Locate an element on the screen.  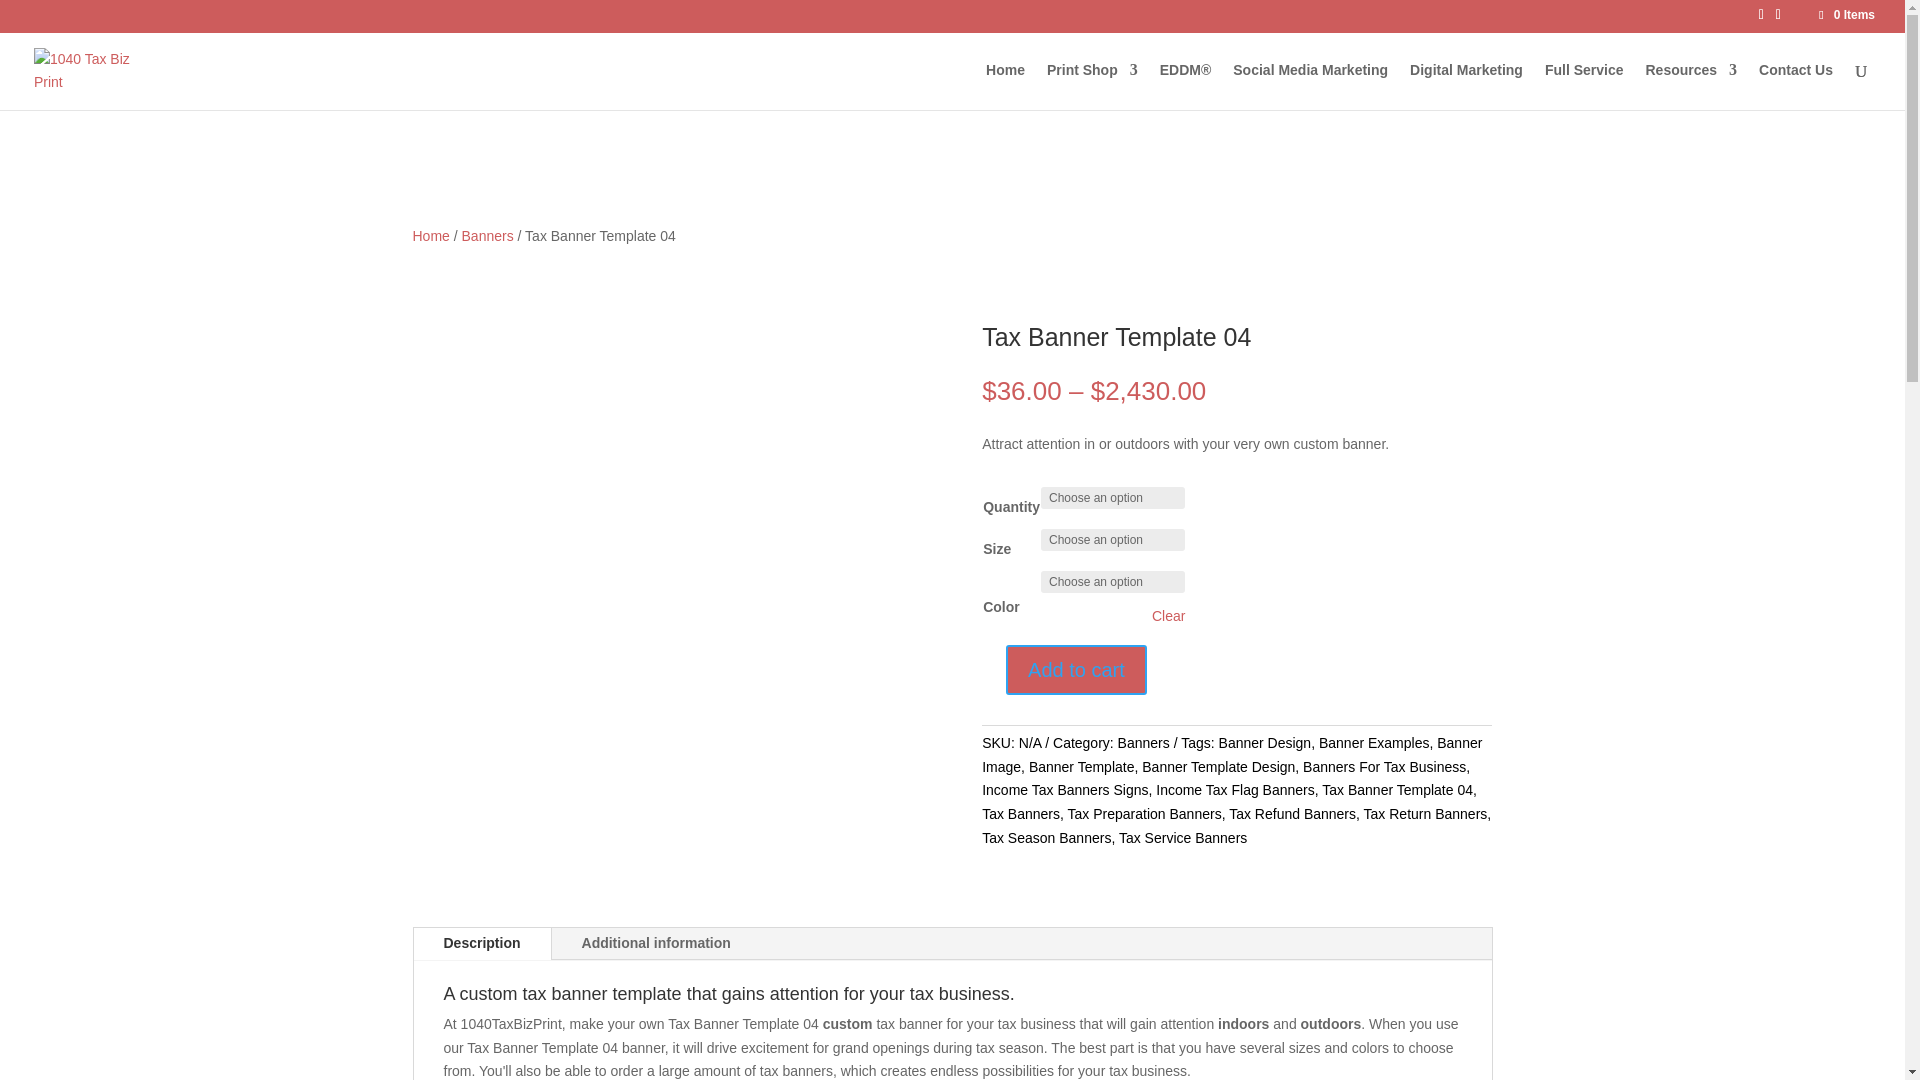
'Contact Us' is located at coordinates (1757, 85).